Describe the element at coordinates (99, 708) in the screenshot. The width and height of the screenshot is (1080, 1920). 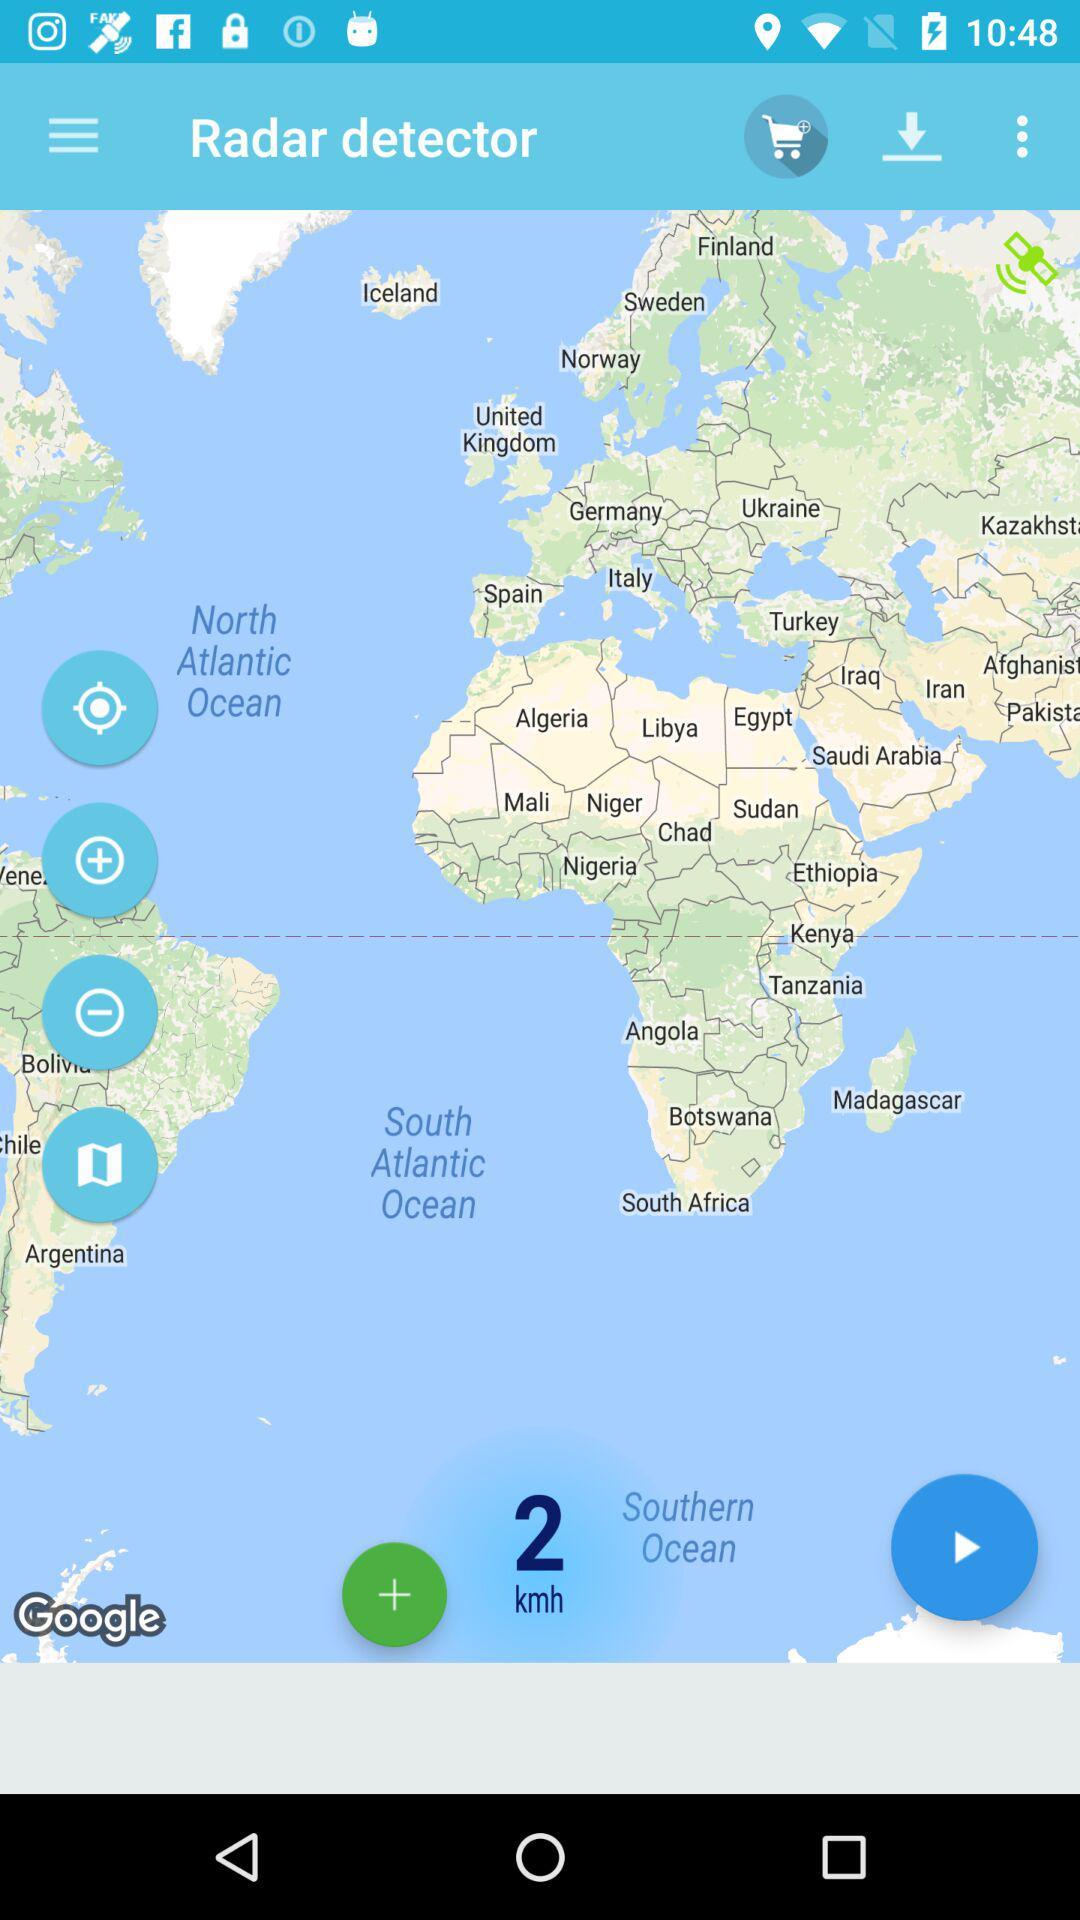
I see `the location_crosshair icon` at that location.